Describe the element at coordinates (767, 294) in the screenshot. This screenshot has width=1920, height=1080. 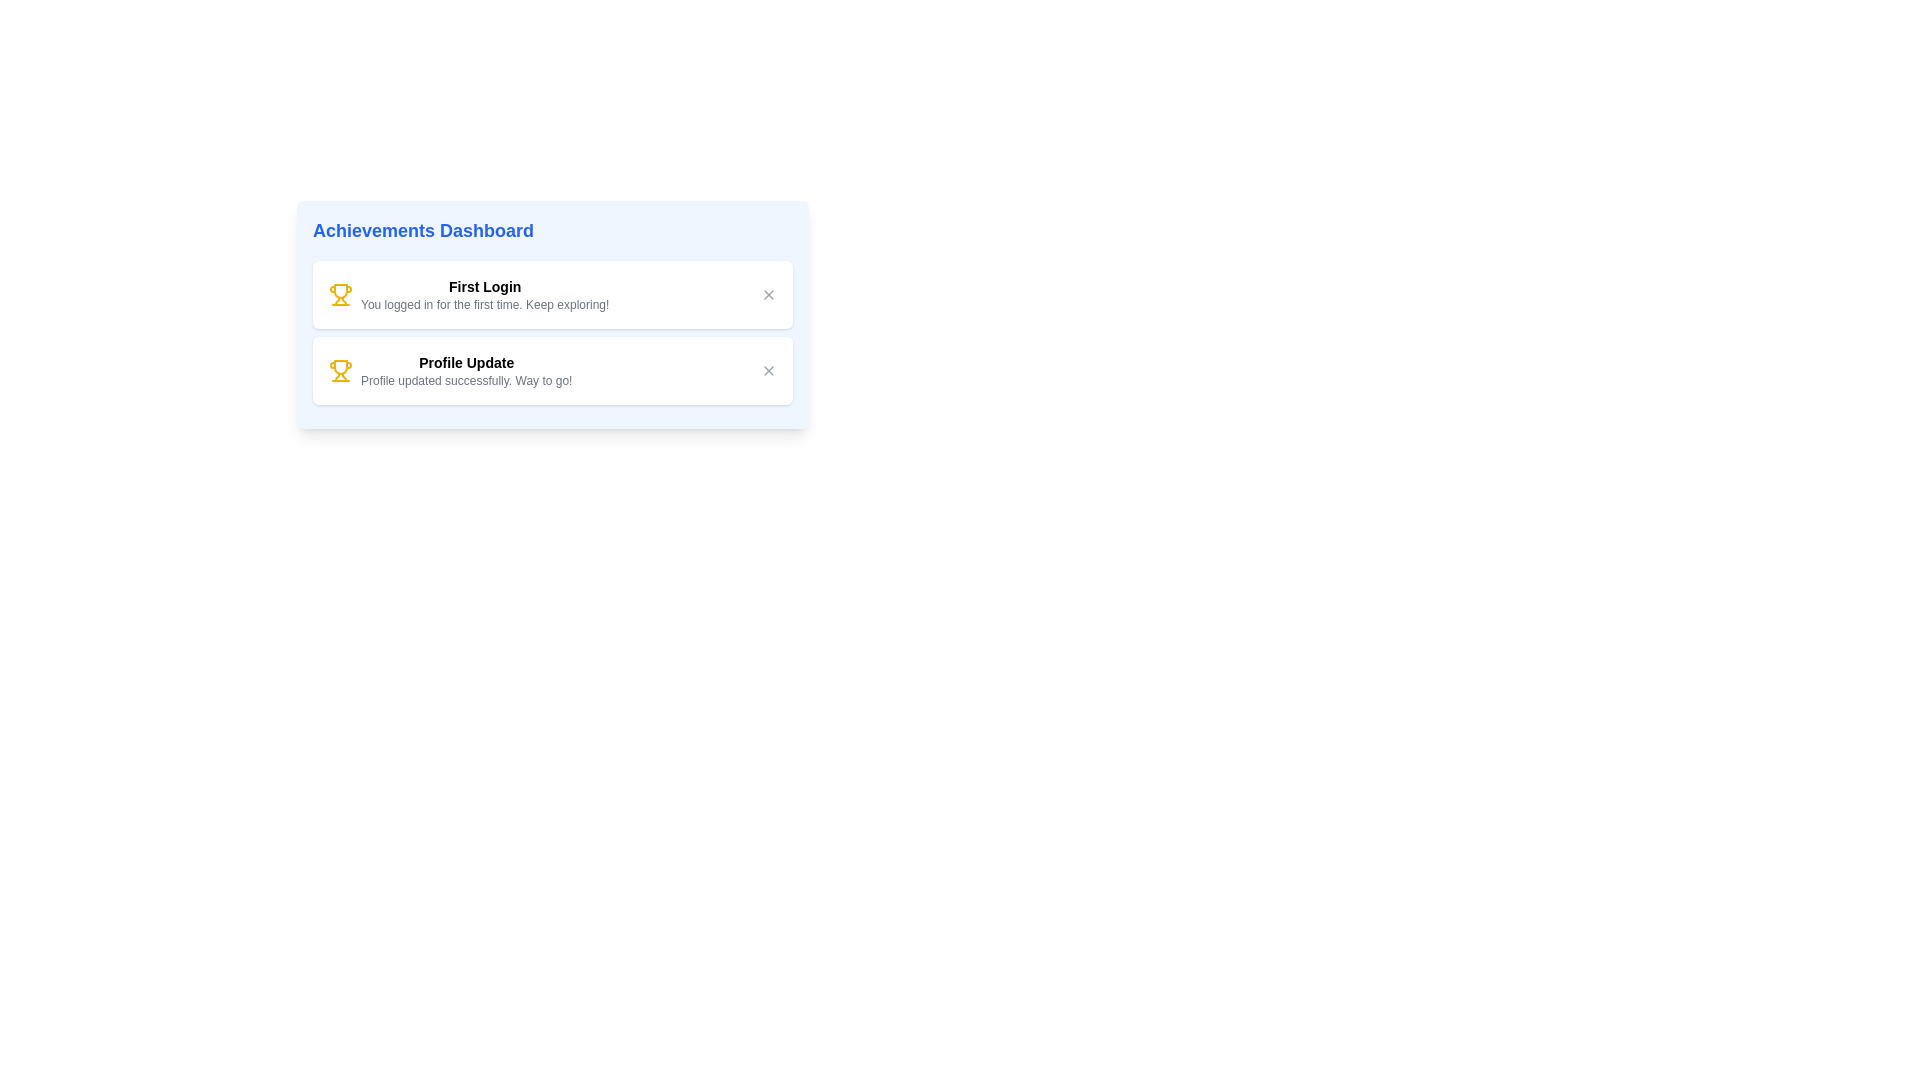
I see `the close button icon in the top-right corner of the 'First Login' notification card to change its color from text-gray-400 to black` at that location.